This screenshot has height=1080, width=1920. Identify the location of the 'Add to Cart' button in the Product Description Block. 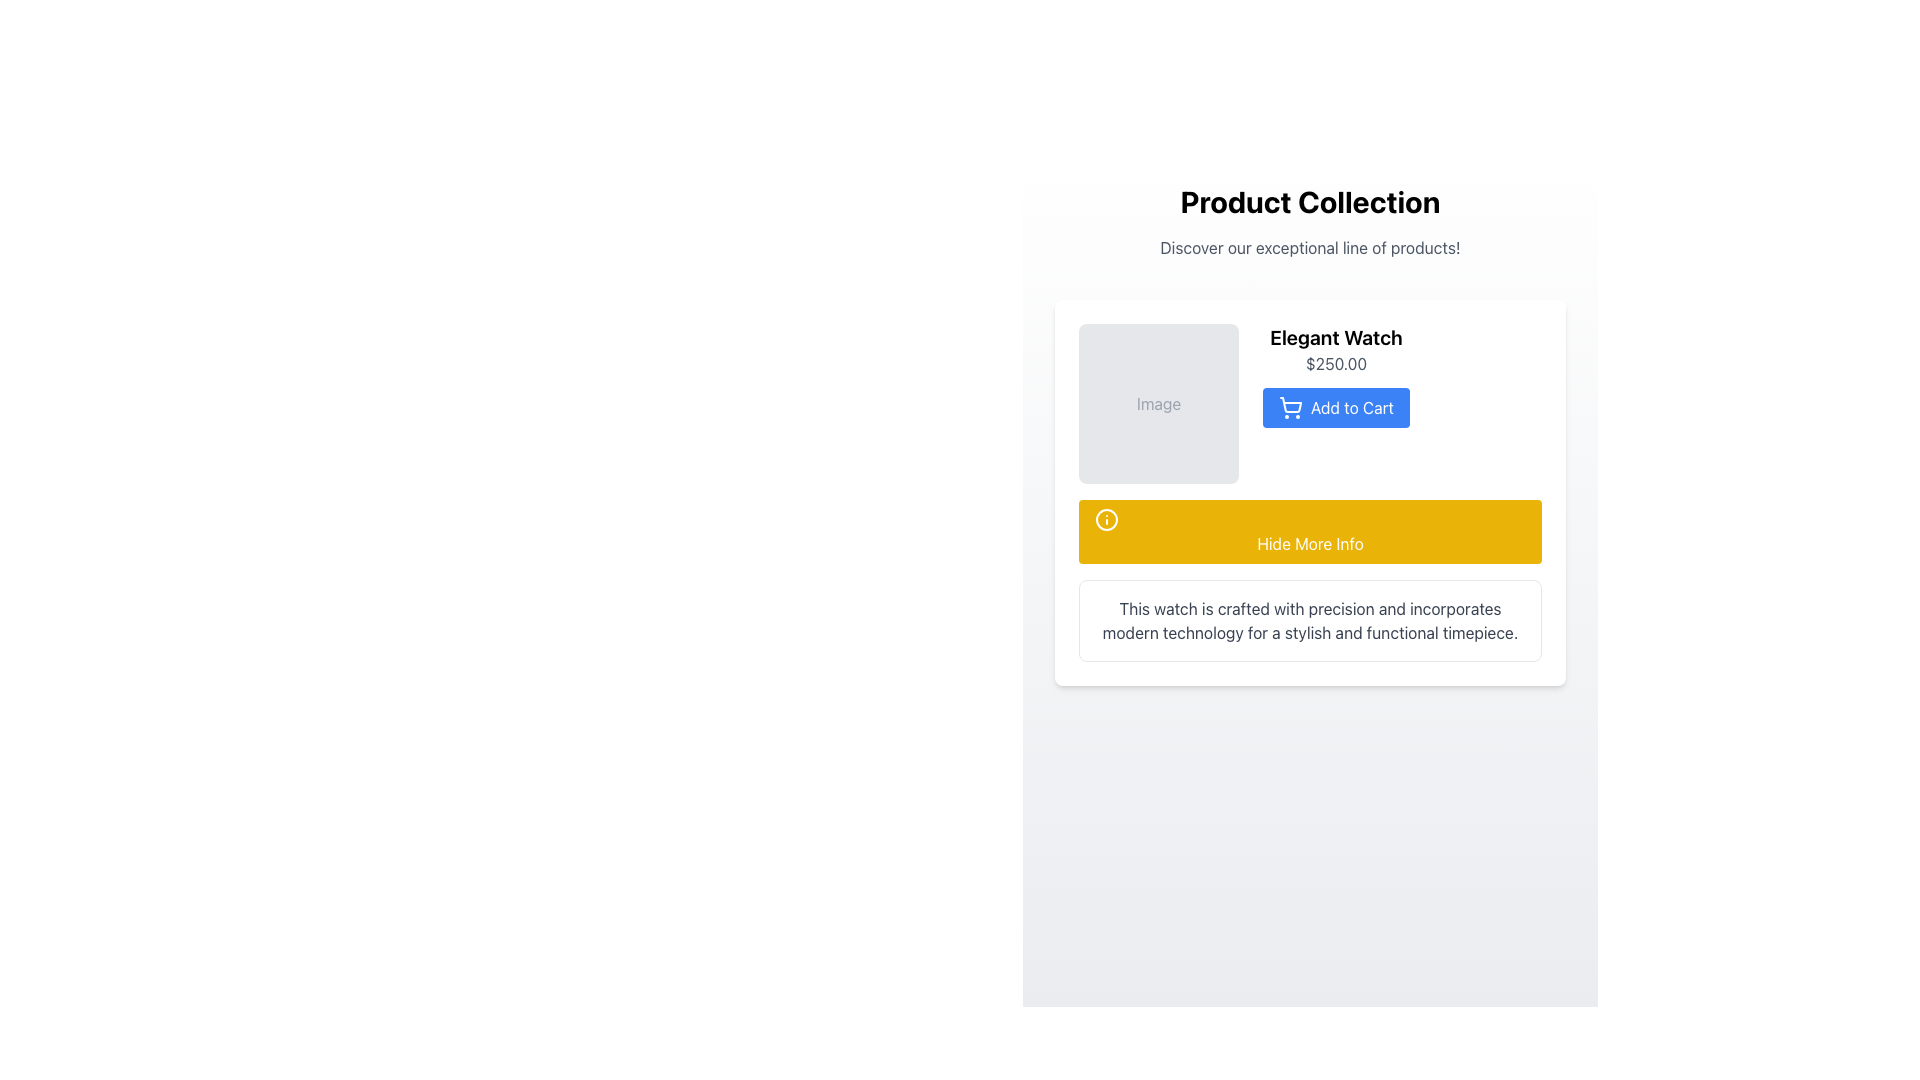
(1310, 404).